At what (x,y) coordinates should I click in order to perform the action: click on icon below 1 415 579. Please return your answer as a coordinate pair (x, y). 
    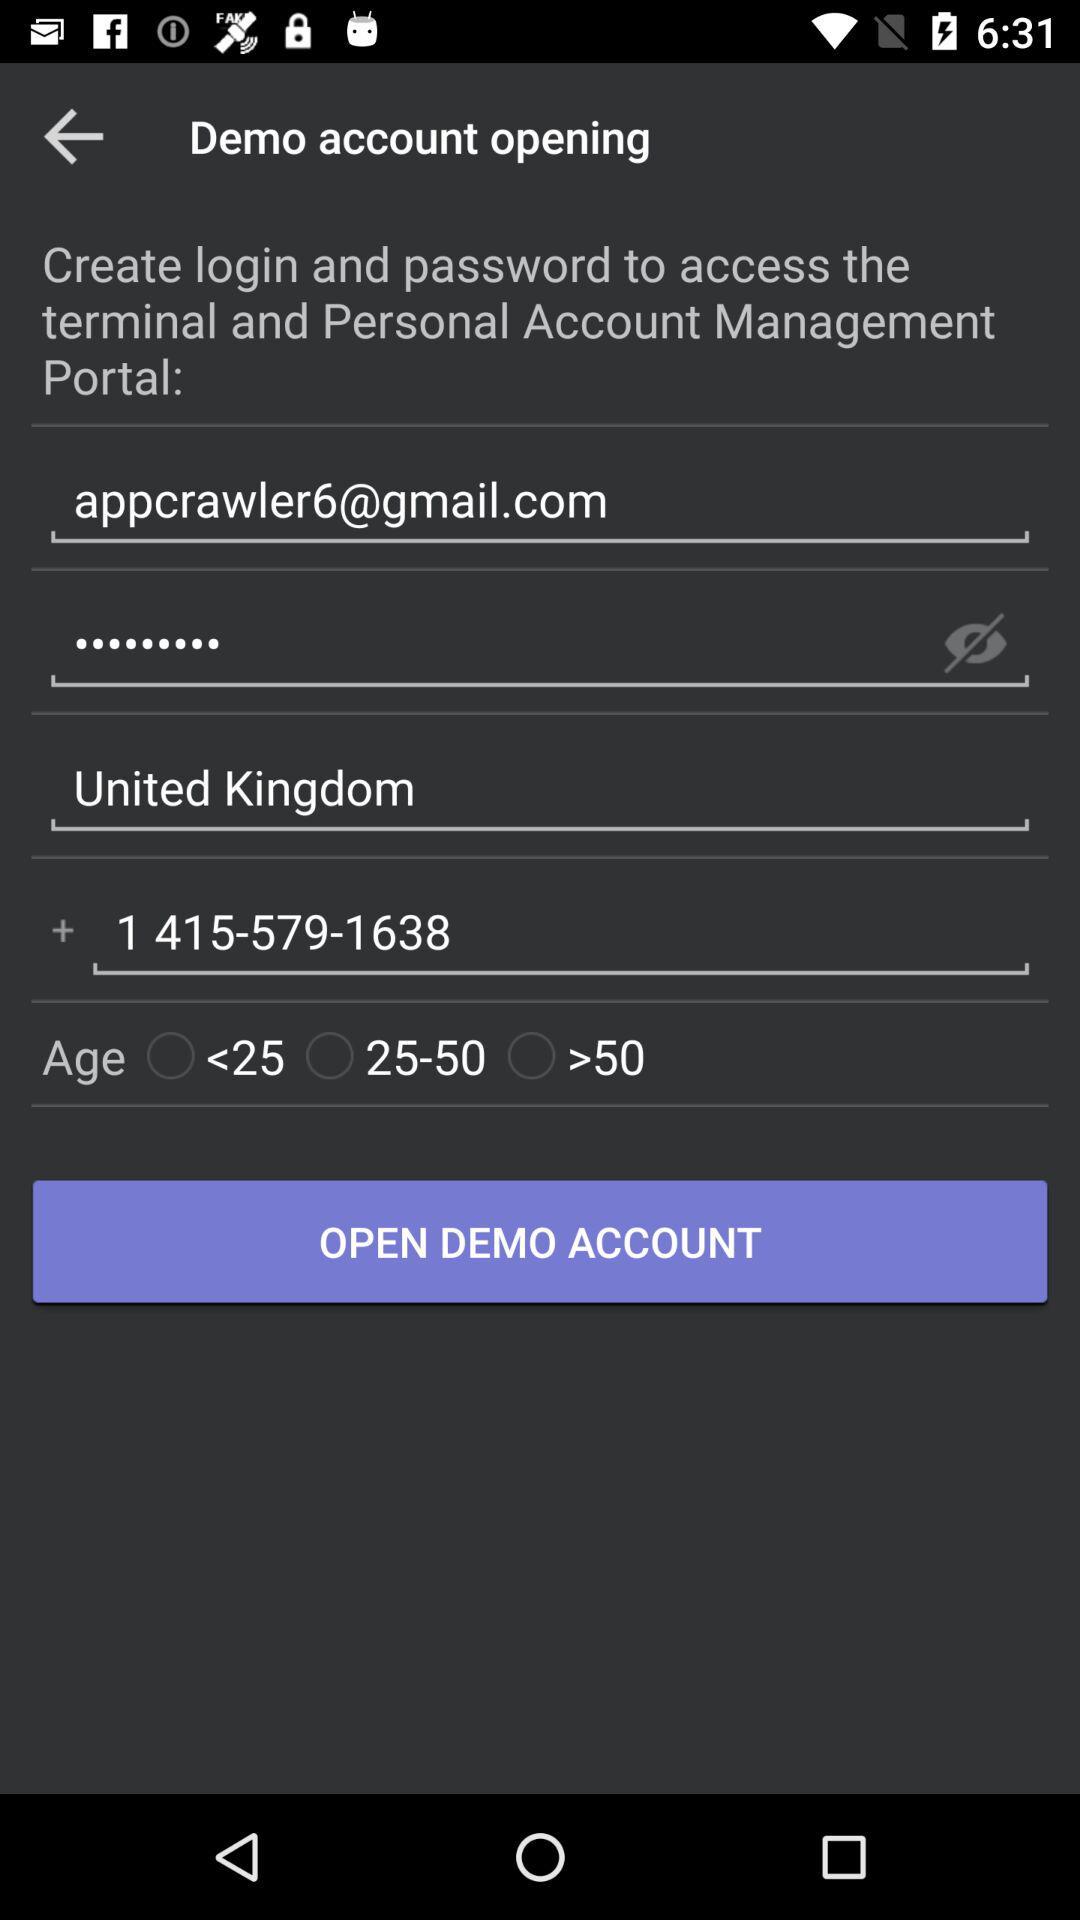
    Looking at the image, I should click on (396, 1055).